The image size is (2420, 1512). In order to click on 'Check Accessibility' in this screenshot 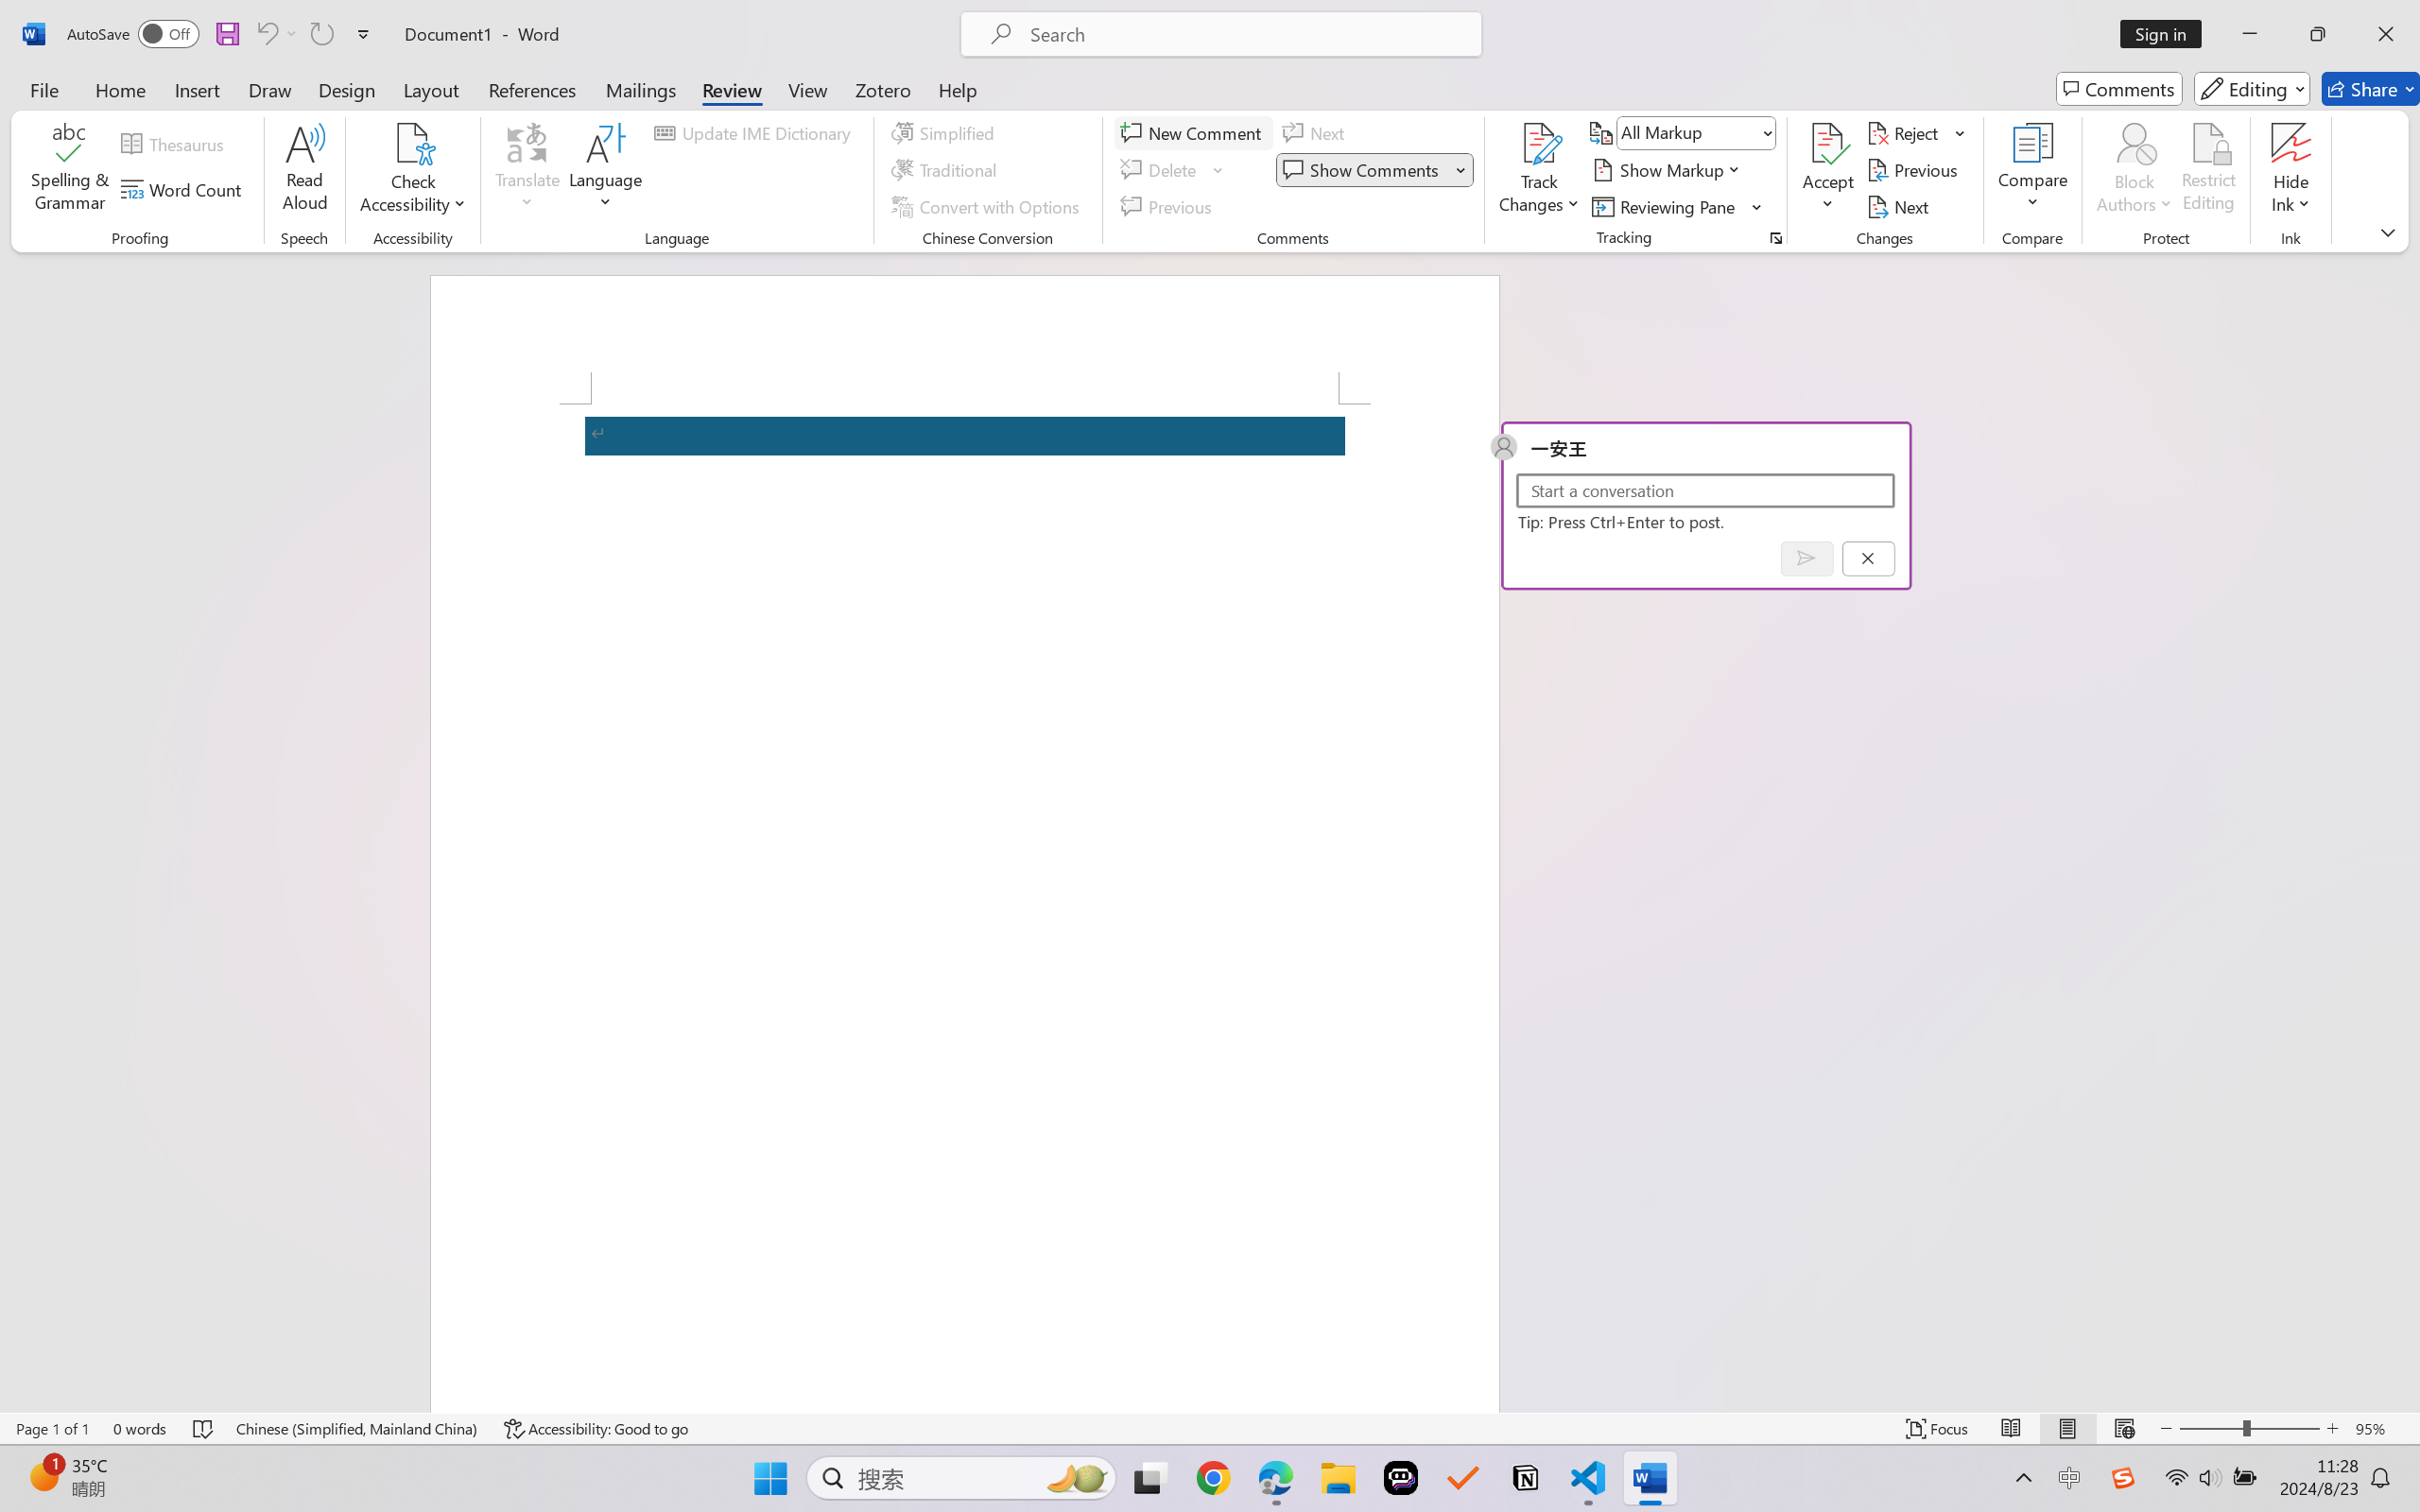, I will do `click(412, 170)`.